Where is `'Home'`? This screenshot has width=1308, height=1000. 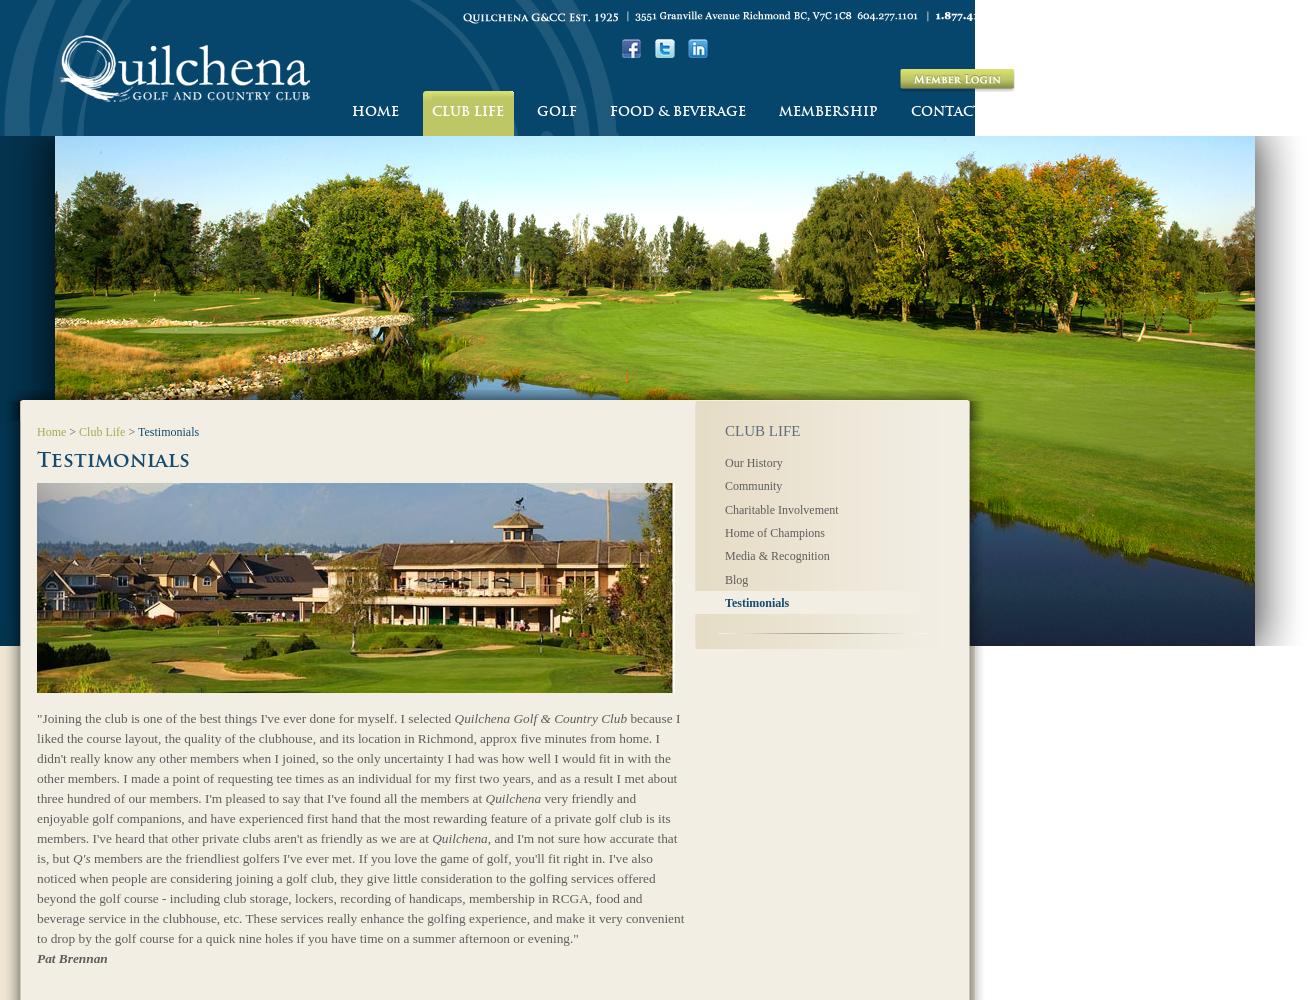
'Home' is located at coordinates (51, 432).